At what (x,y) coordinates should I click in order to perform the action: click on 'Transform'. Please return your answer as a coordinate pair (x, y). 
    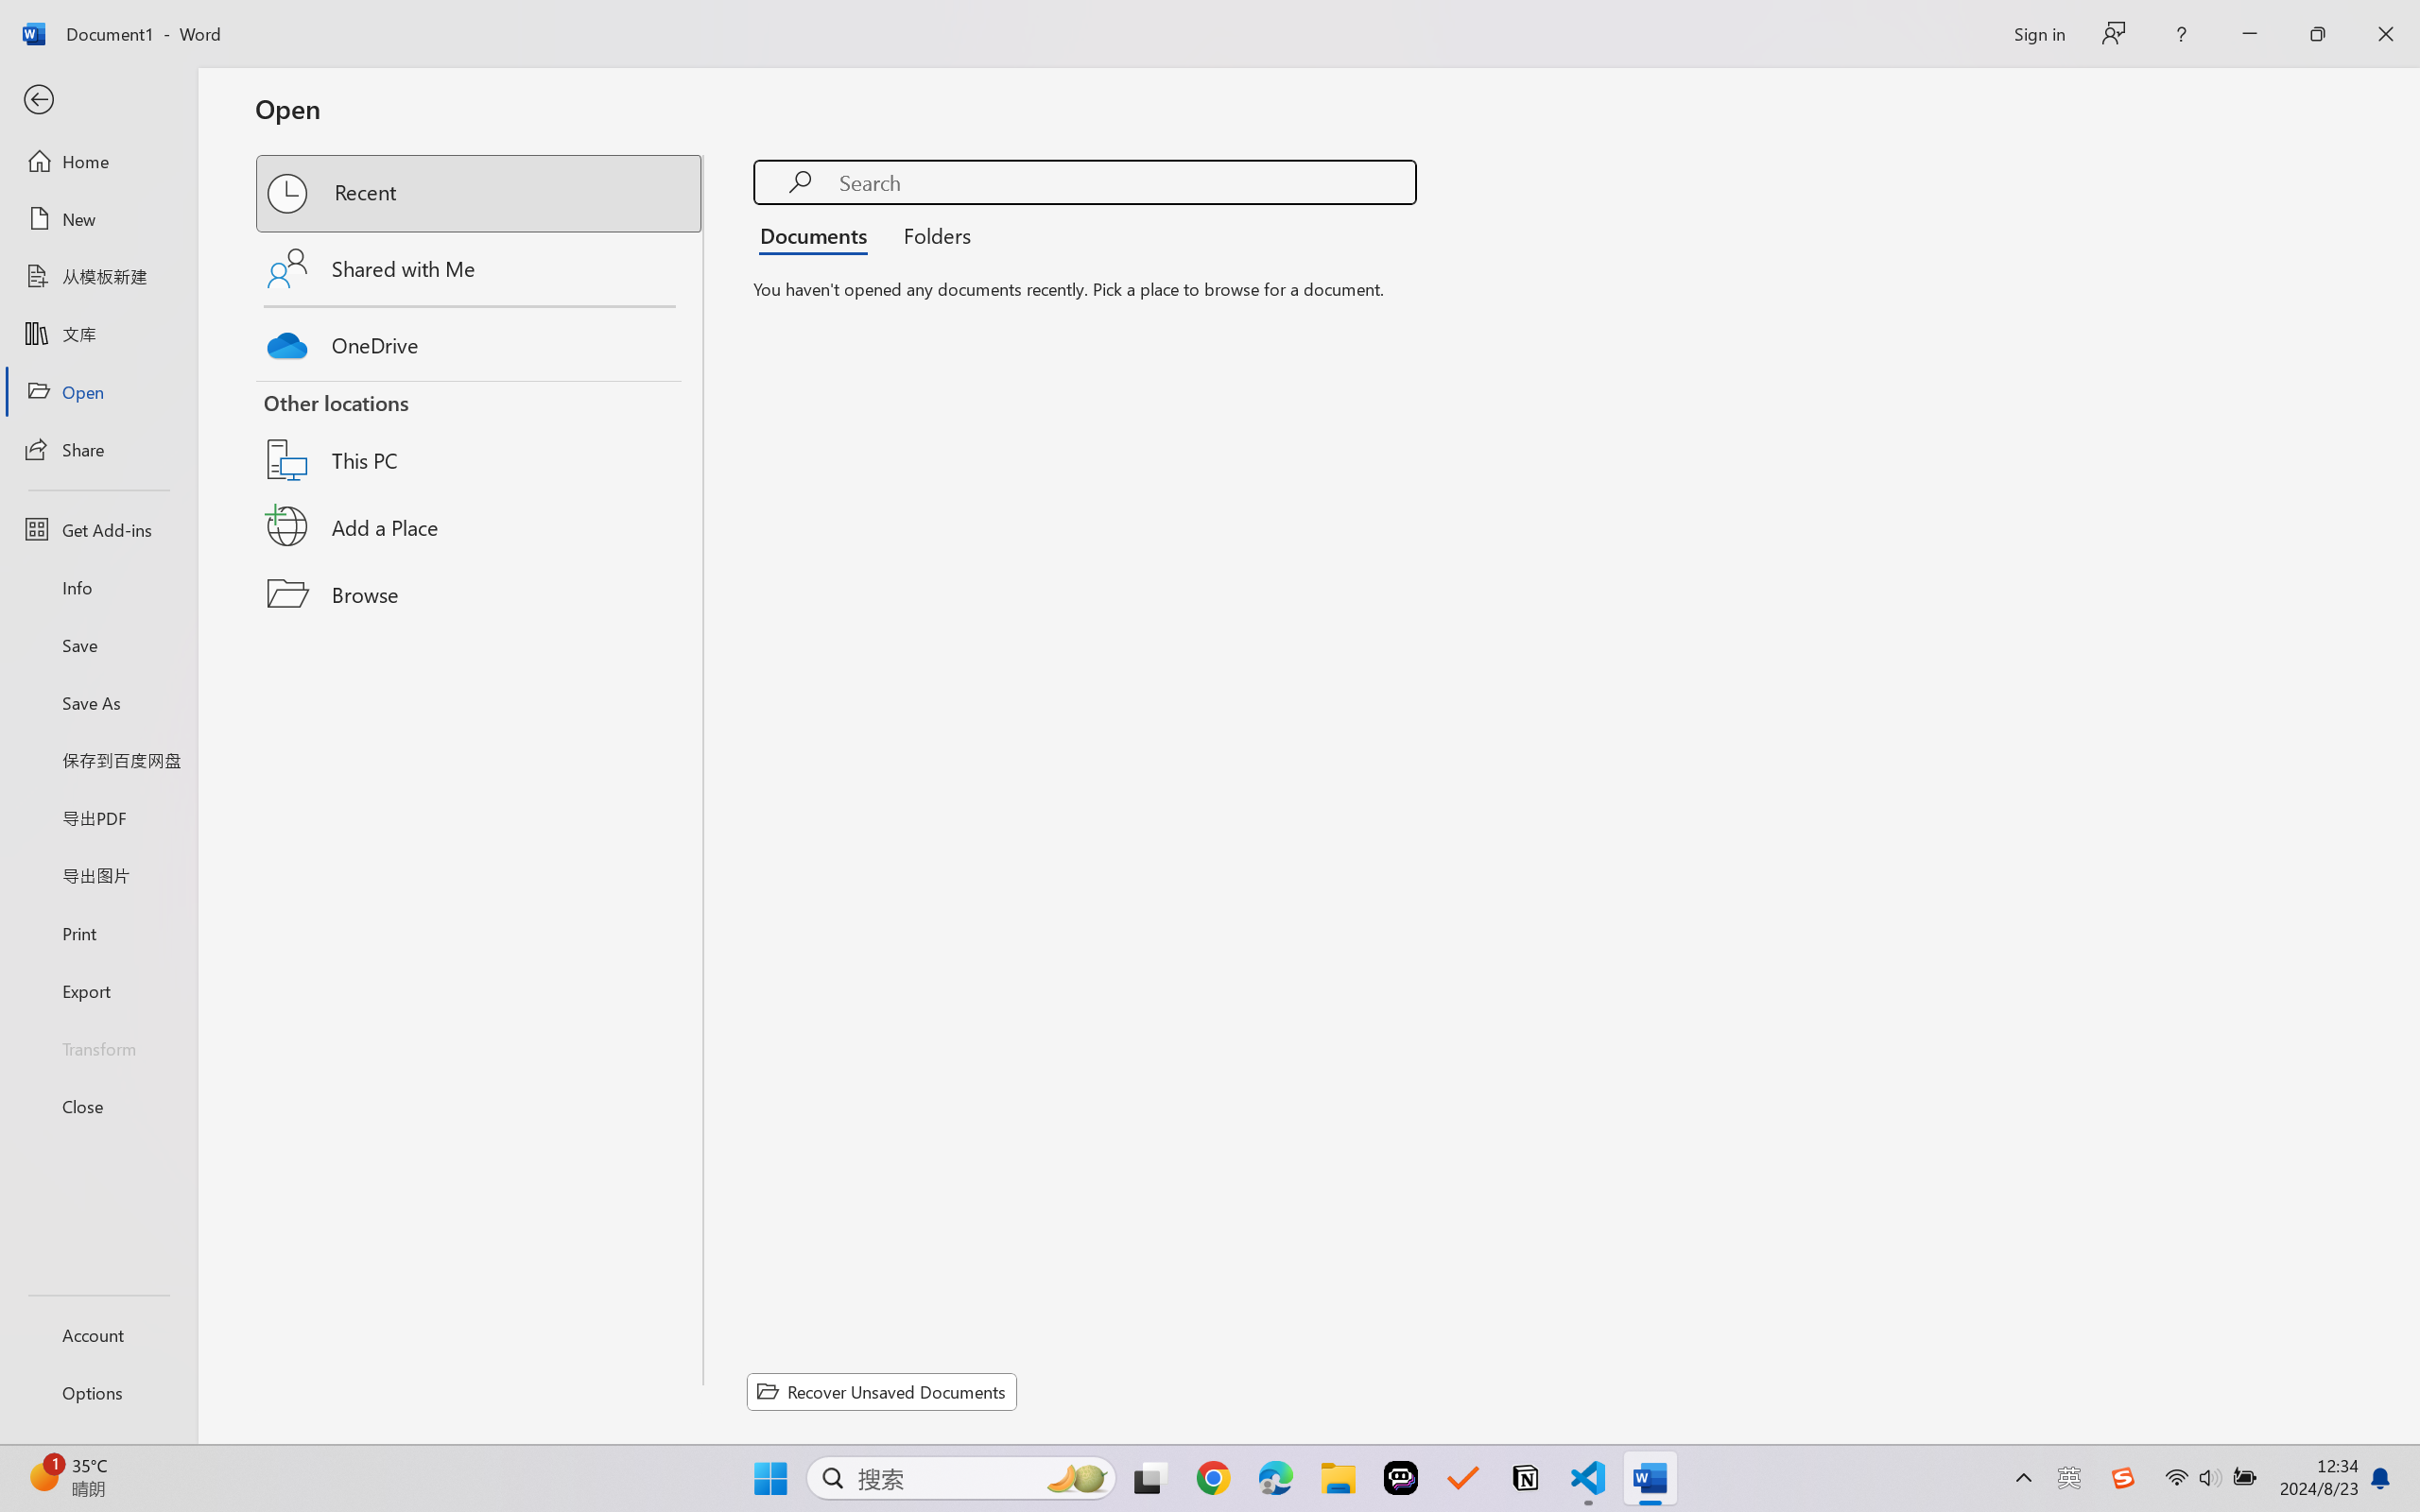
    Looking at the image, I should click on (97, 1046).